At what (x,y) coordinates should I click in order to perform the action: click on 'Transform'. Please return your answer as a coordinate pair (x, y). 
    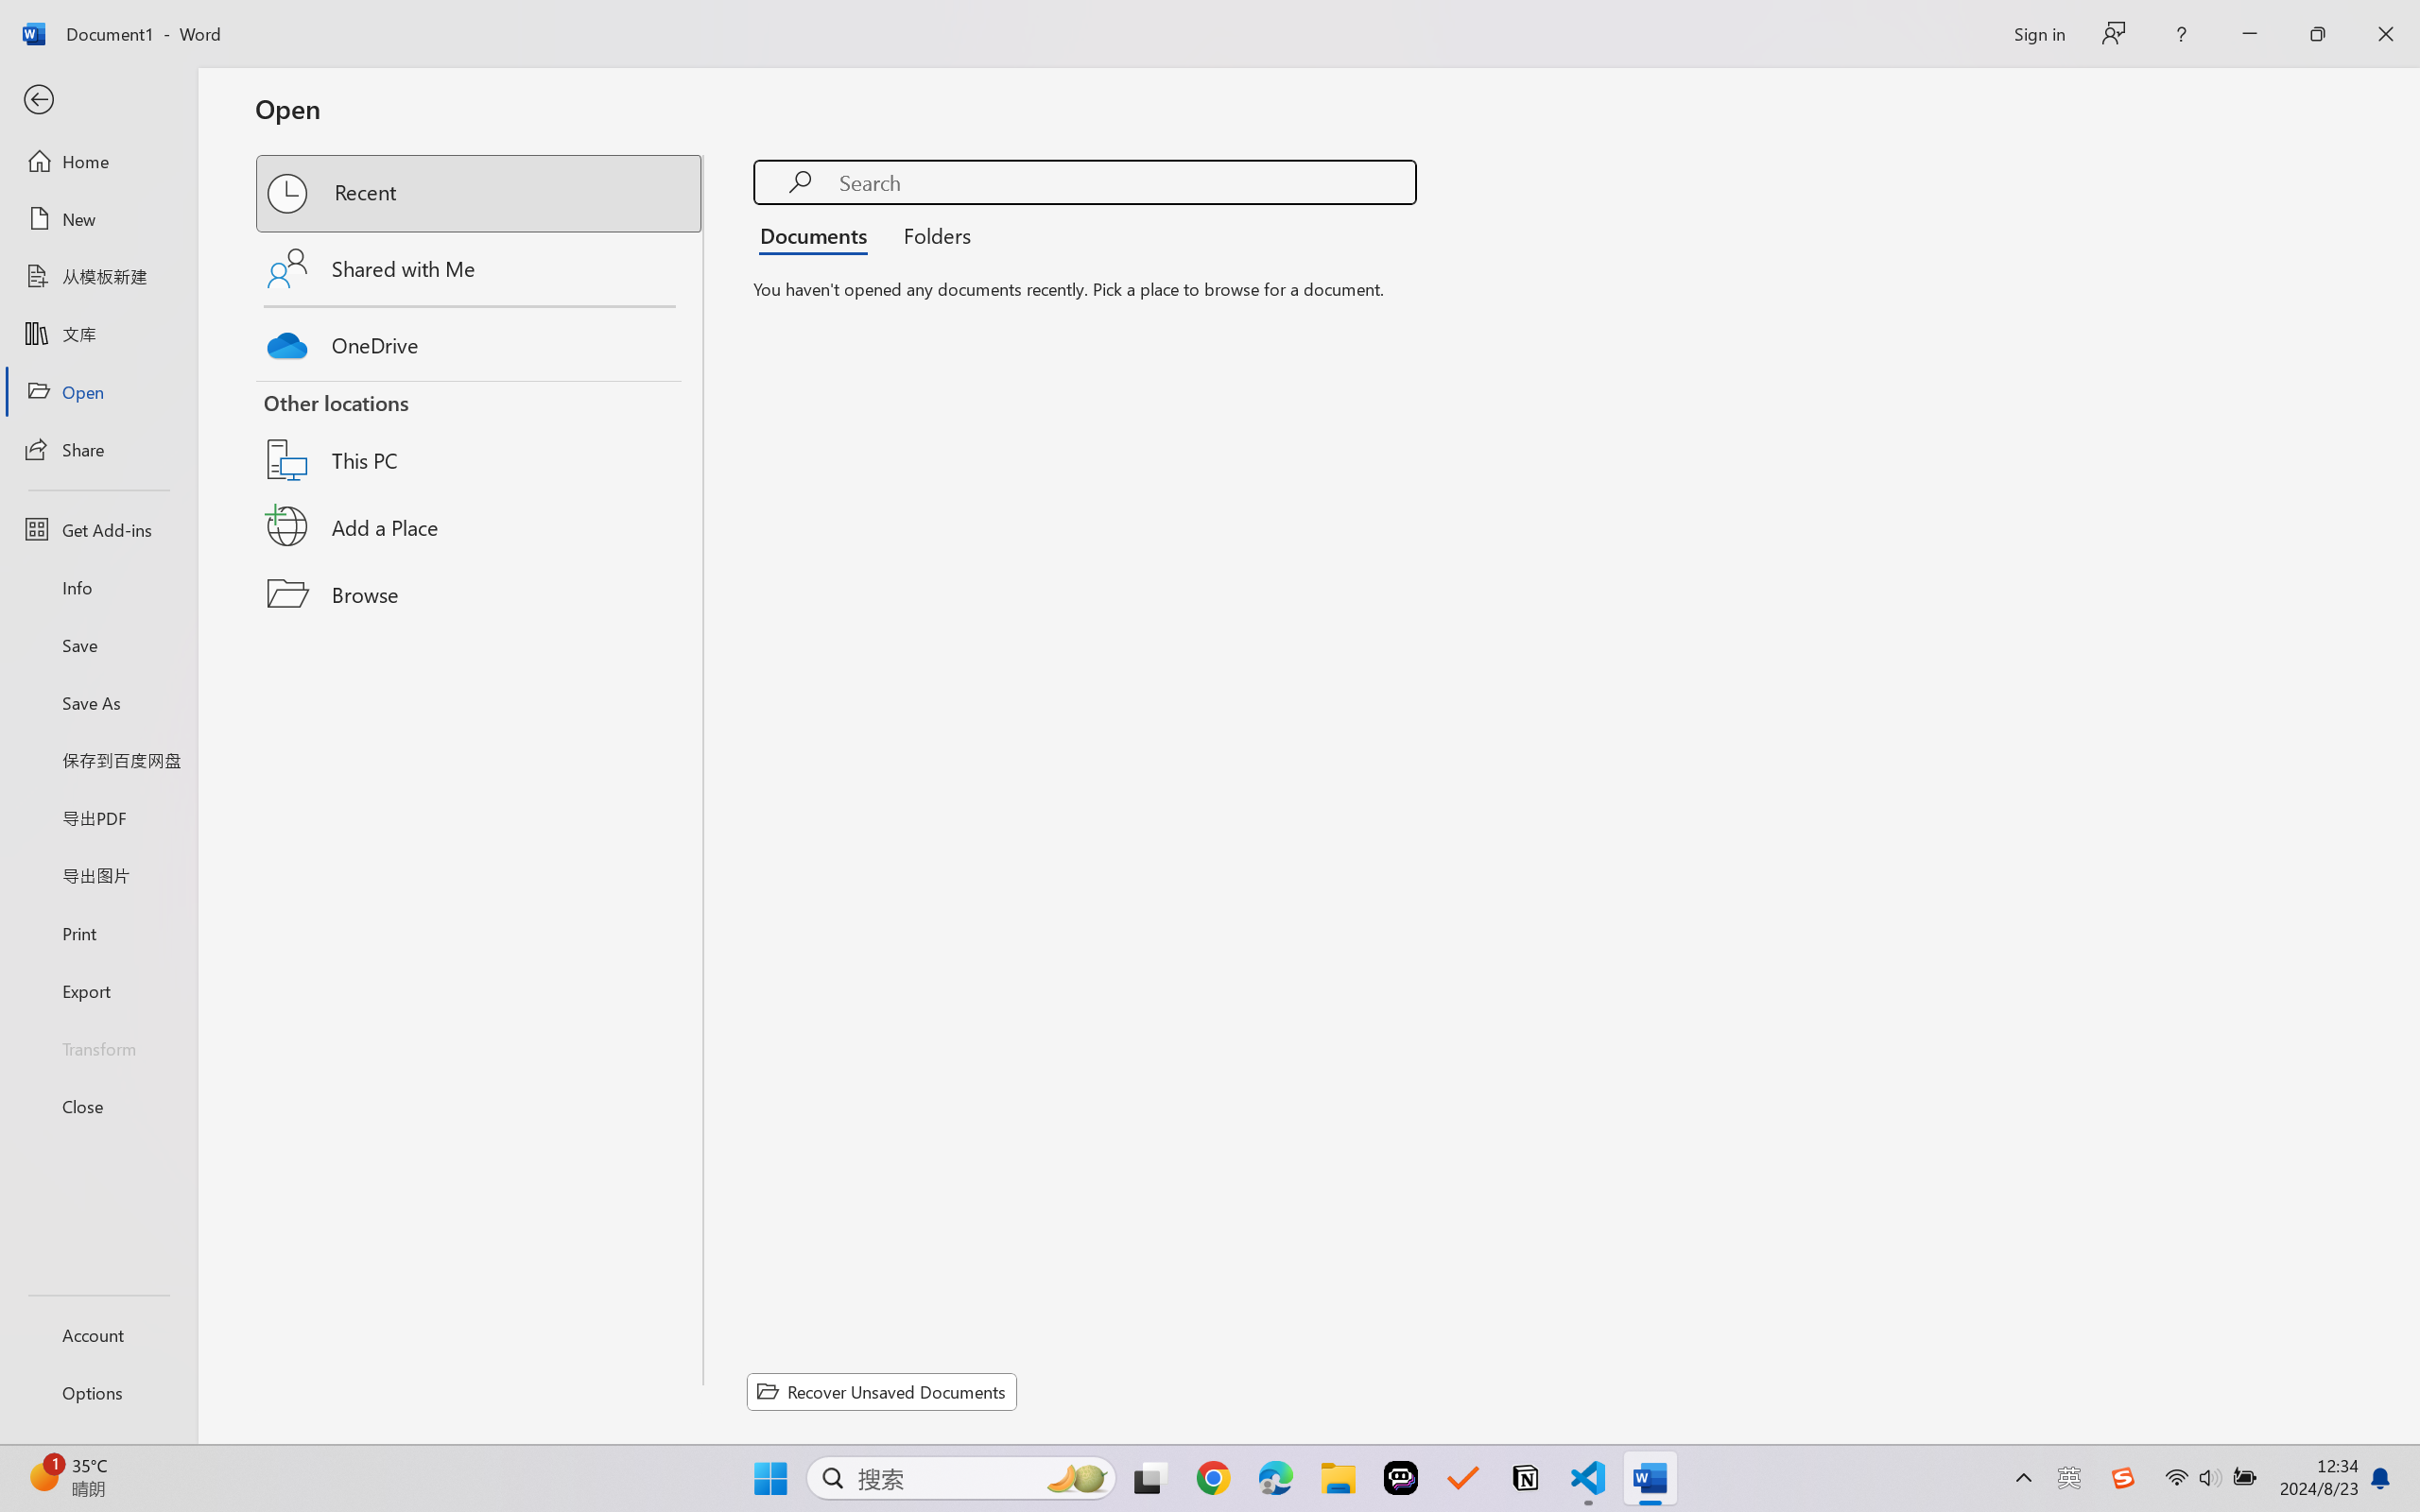
    Looking at the image, I should click on (97, 1046).